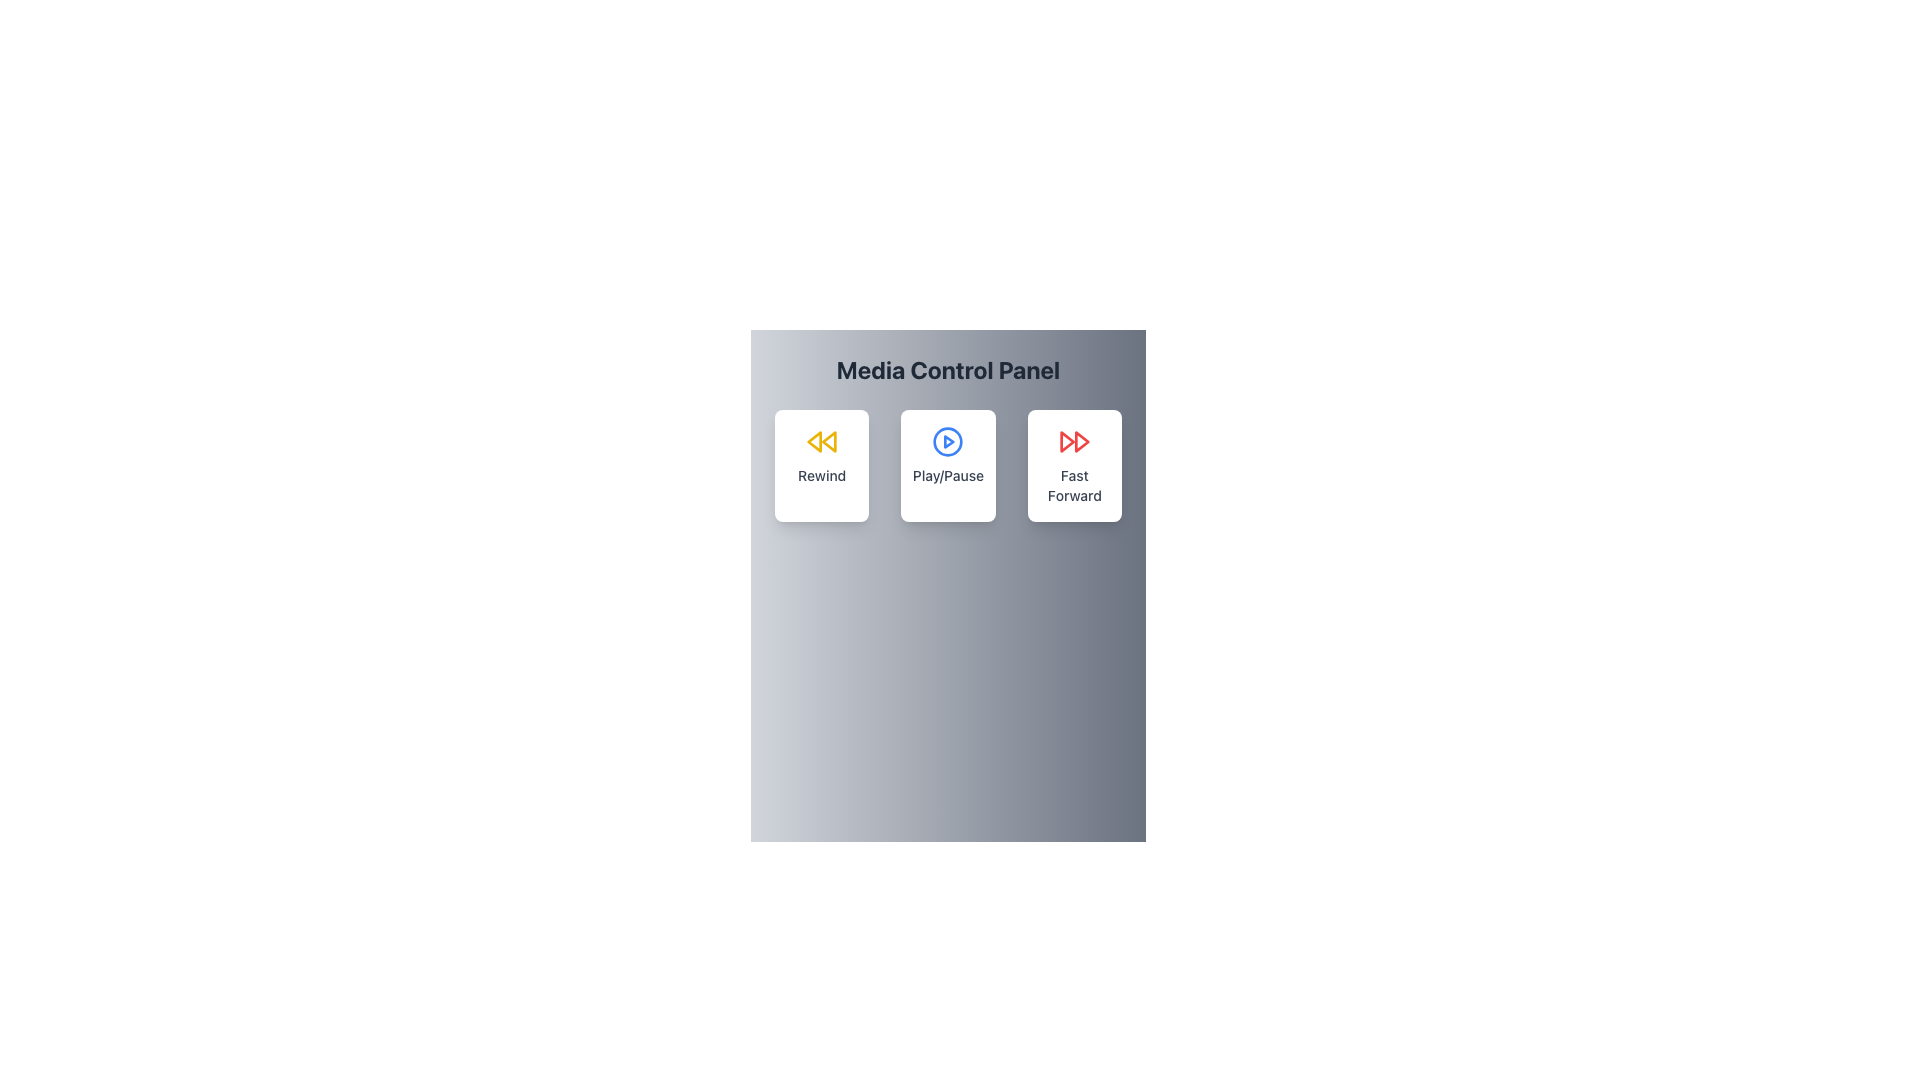  I want to click on the play icon which is visually centered in the box above the text 'Play/Pause', indicating its functionality to start or resume multimedia playback, so click(947, 441).